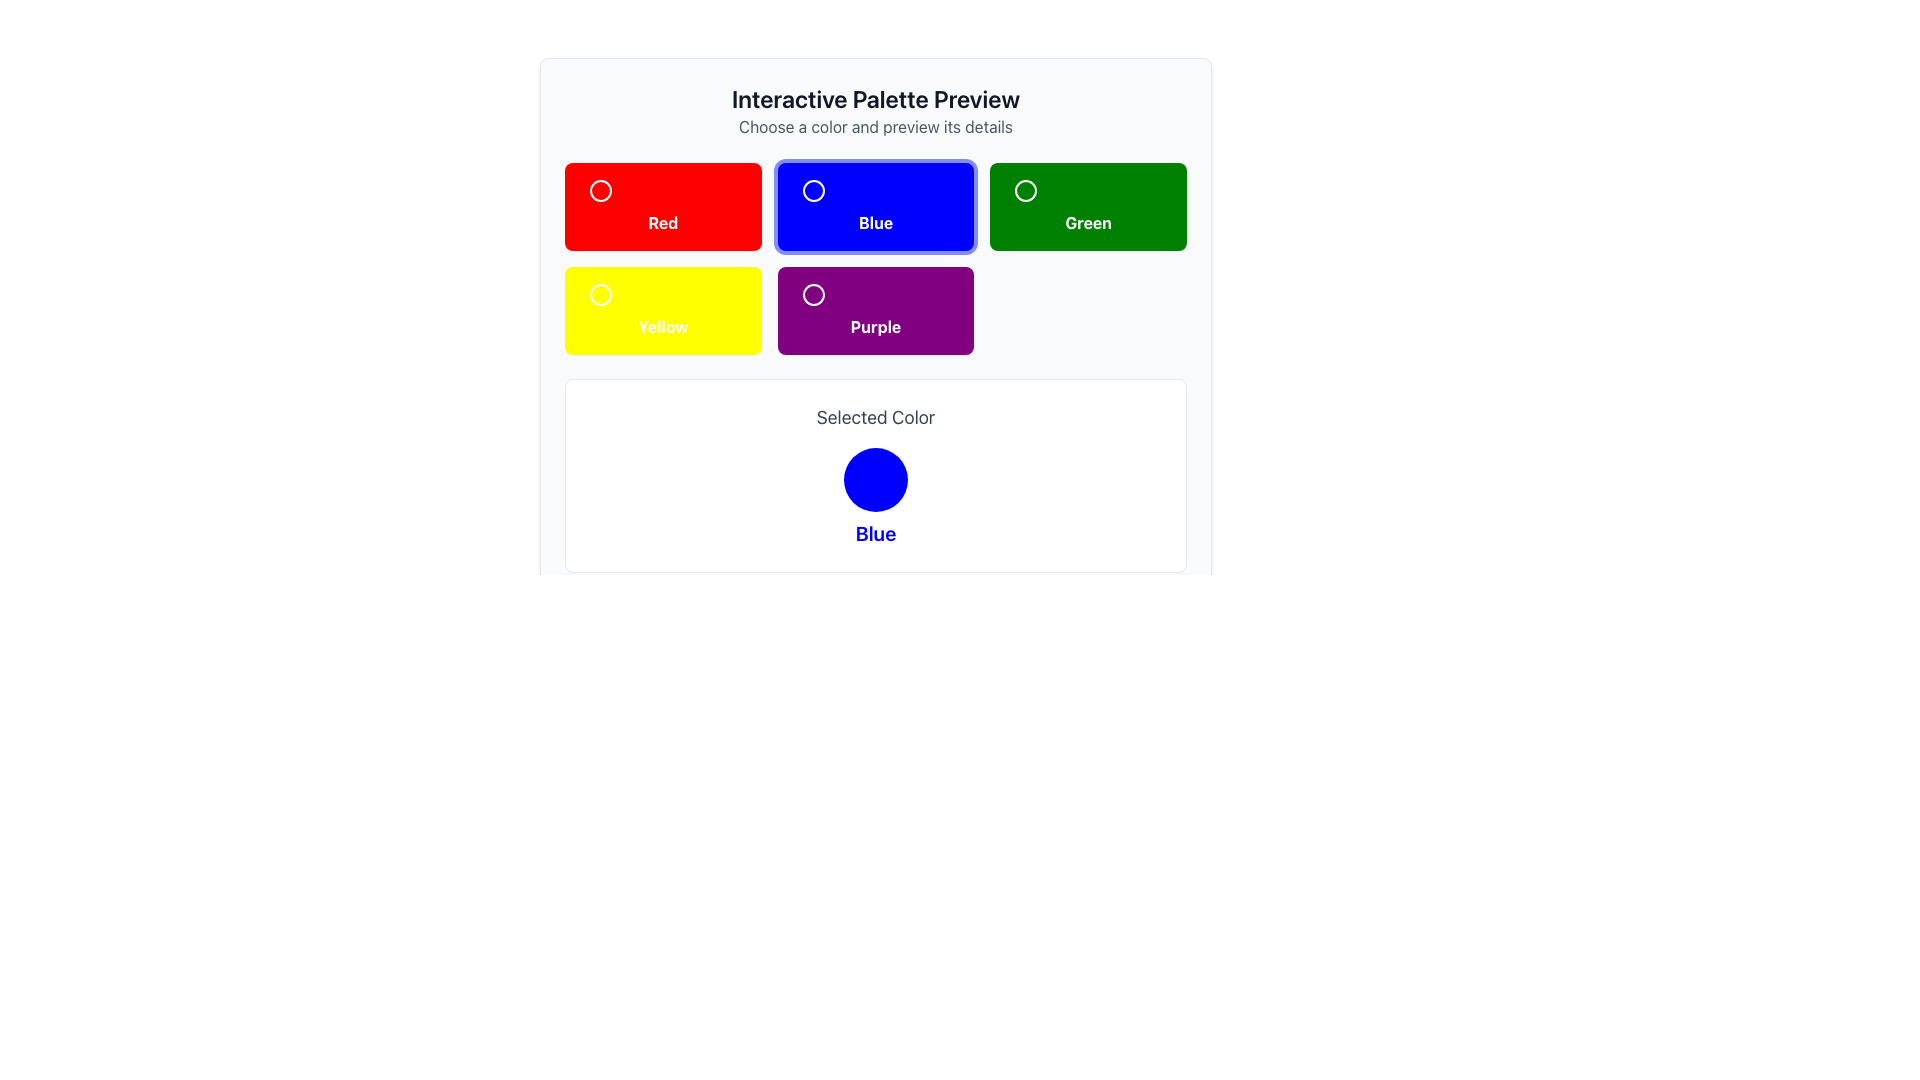  Describe the element at coordinates (875, 479) in the screenshot. I see `the central circle graphical indicator representing the selection of the color blue, located in the 'Selected Color' section of the interface` at that location.